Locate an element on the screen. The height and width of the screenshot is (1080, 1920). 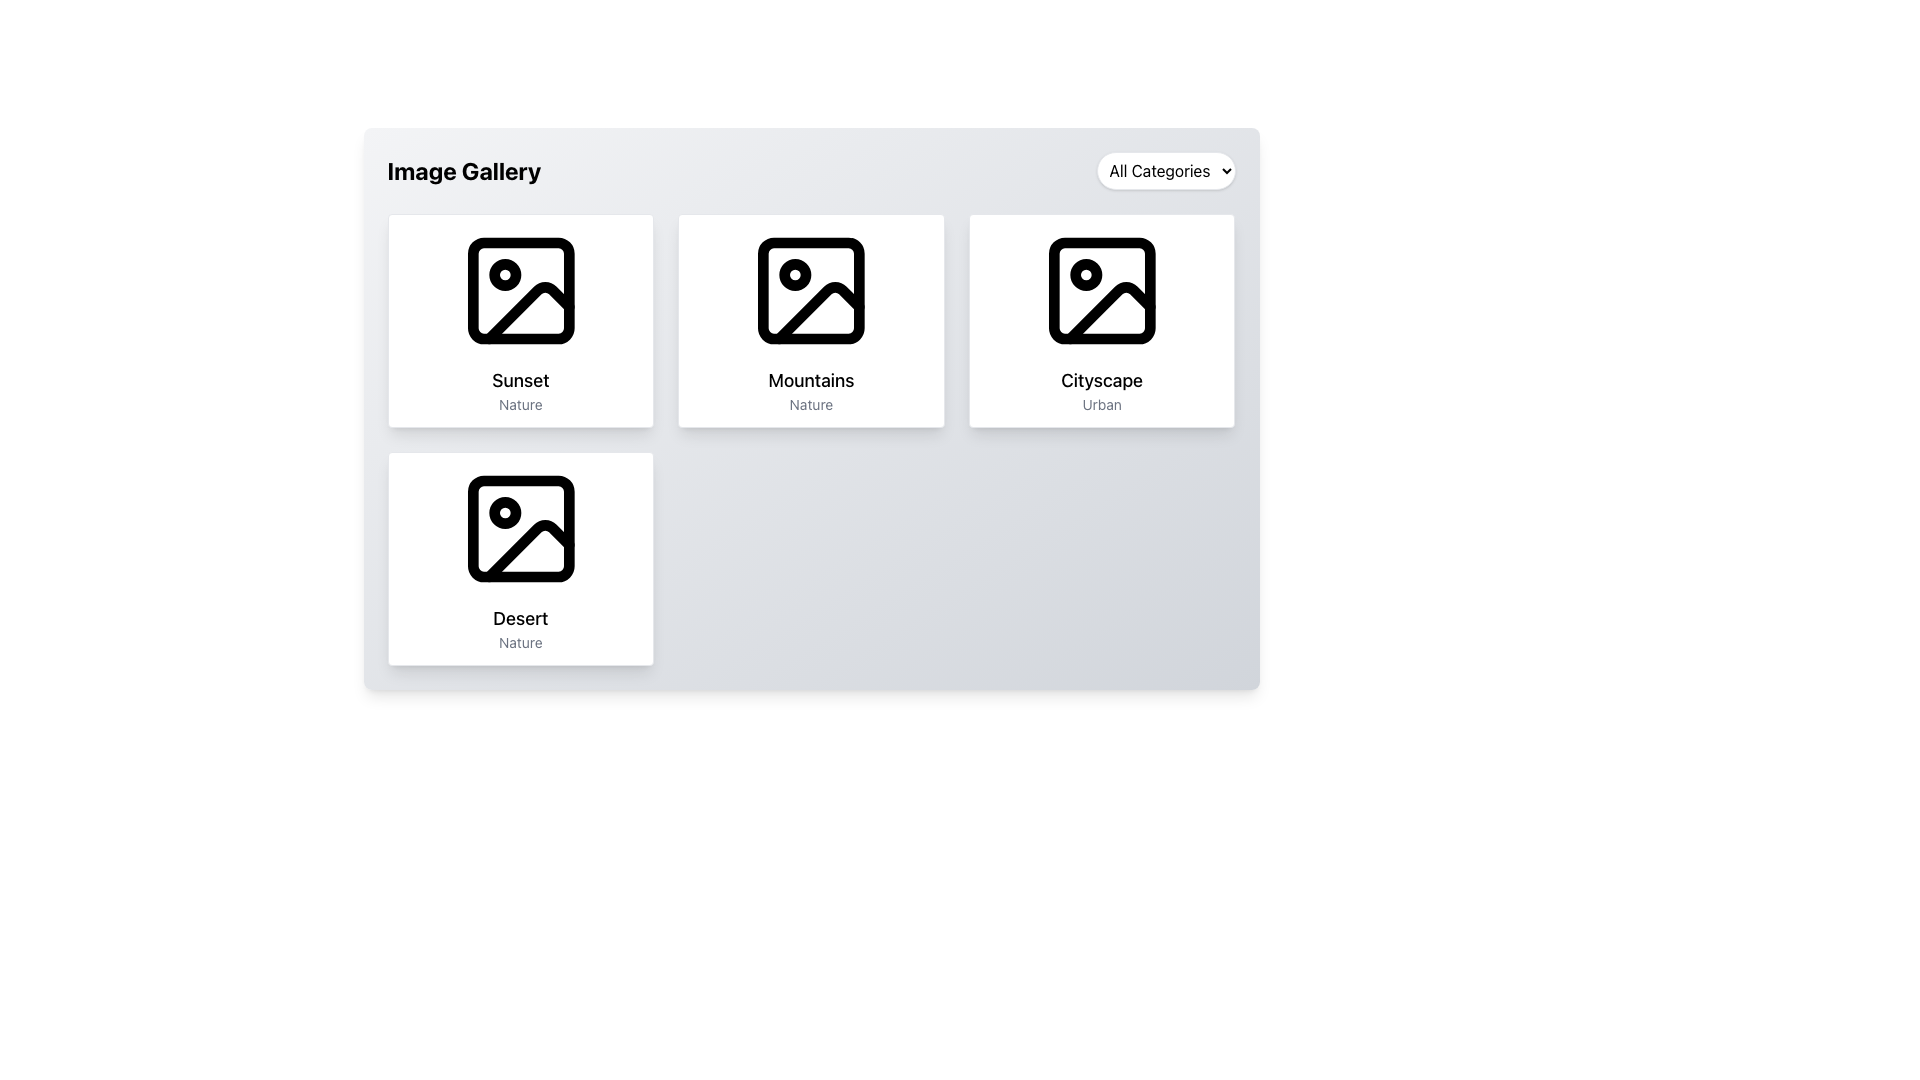
the image placeholder icon located in the upper section of the 'Cityscape' card with the subtitle 'Urban' in the top-right corner of the 'Image Gallery' grid is located at coordinates (1101, 290).